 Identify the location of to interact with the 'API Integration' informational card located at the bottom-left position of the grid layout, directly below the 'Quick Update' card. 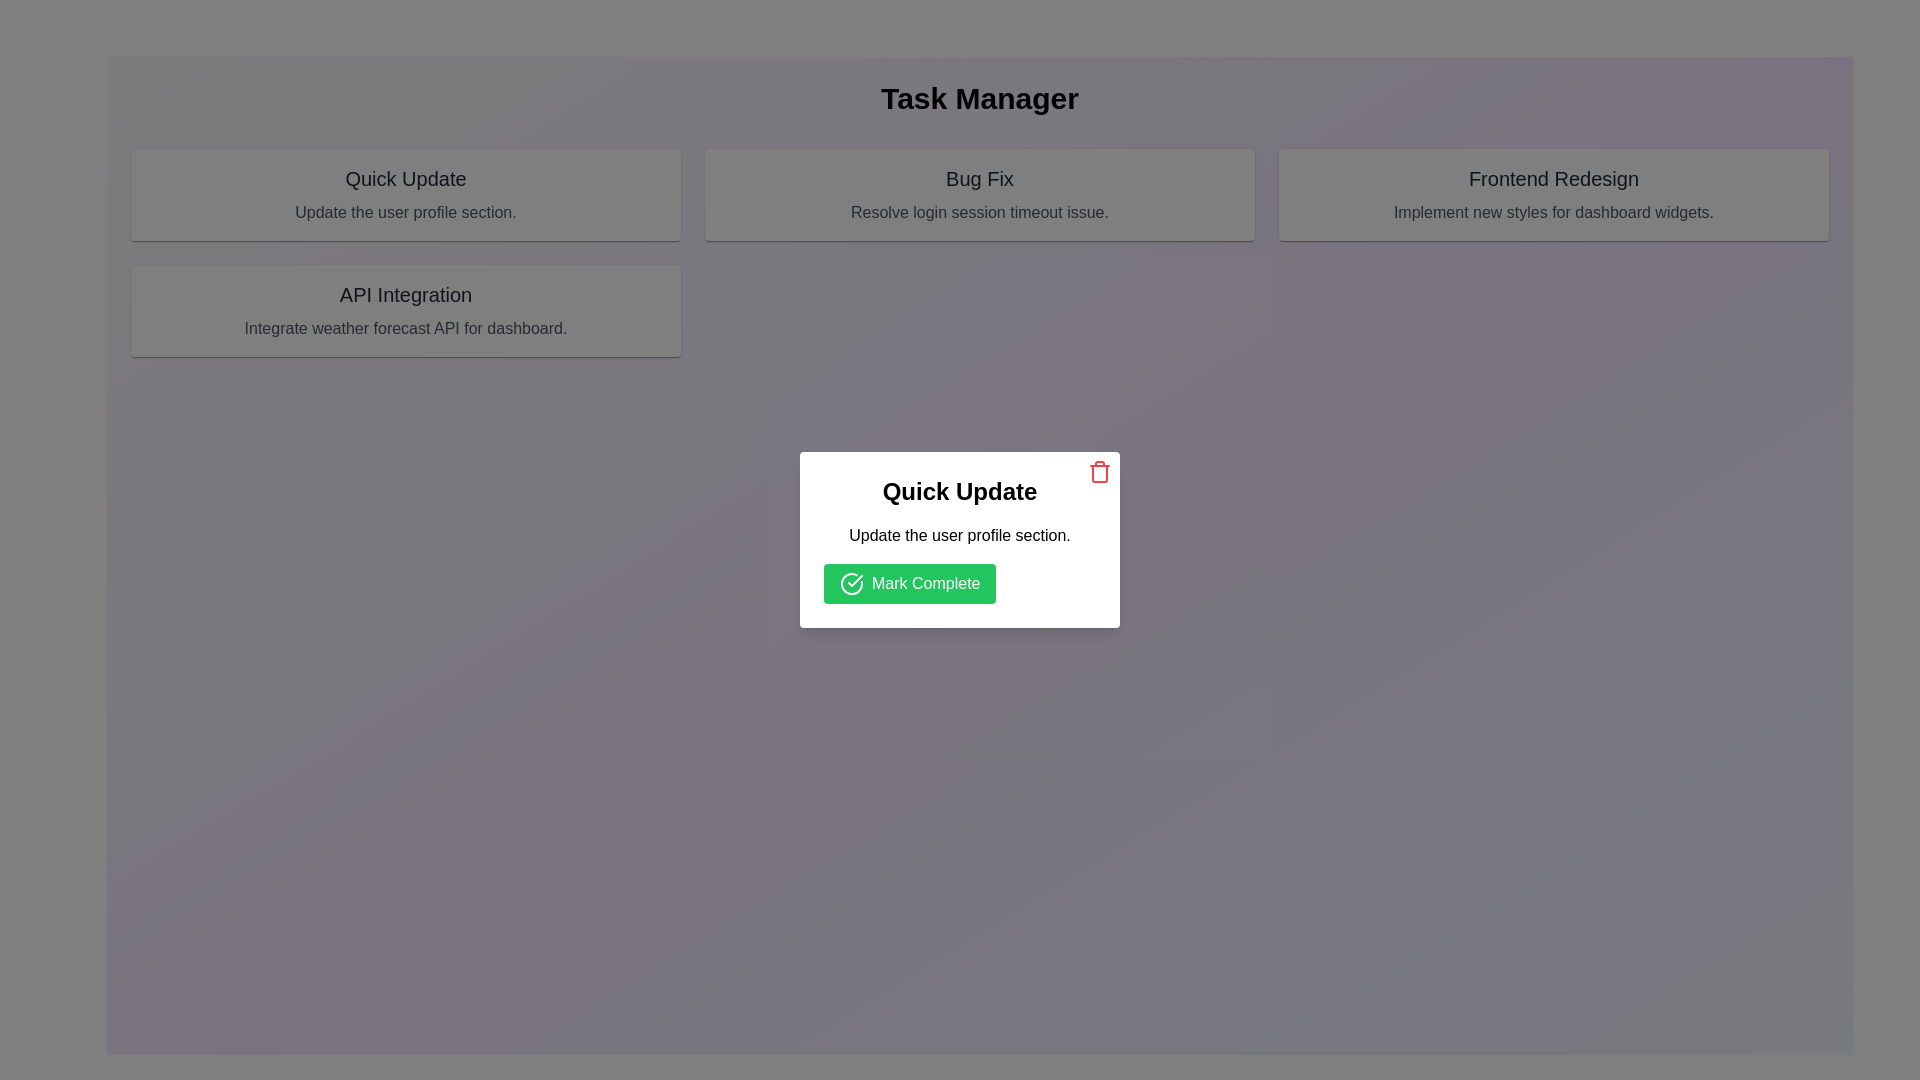
(393, 299).